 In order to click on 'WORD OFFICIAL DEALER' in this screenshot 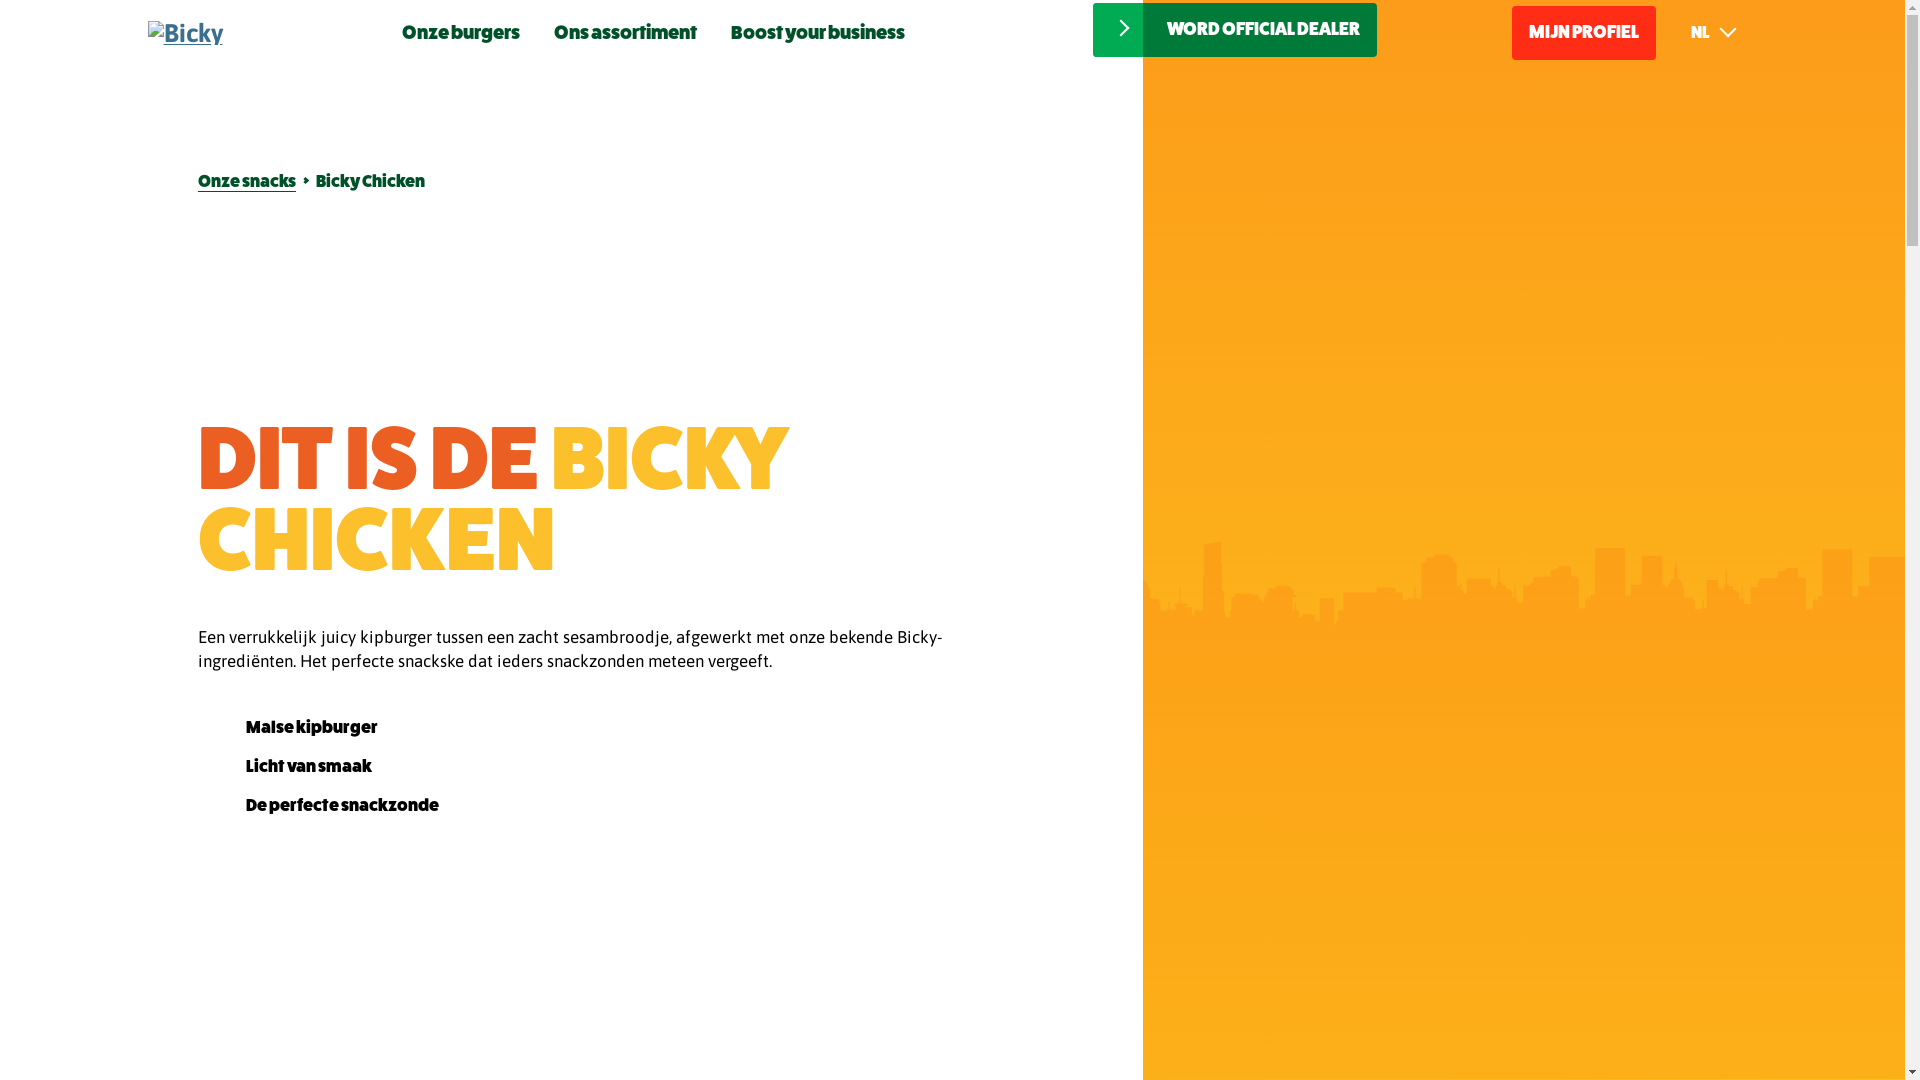, I will do `click(1092, 30)`.